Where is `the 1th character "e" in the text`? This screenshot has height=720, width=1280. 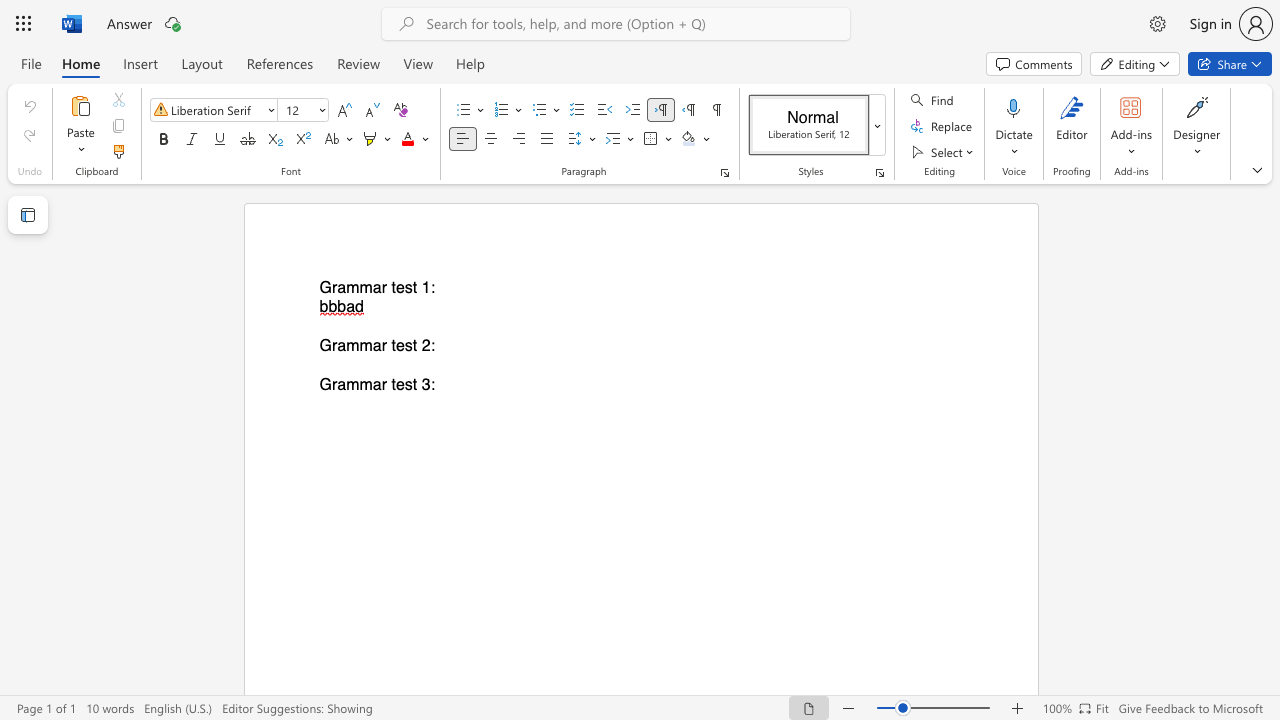 the 1th character "e" in the text is located at coordinates (400, 288).